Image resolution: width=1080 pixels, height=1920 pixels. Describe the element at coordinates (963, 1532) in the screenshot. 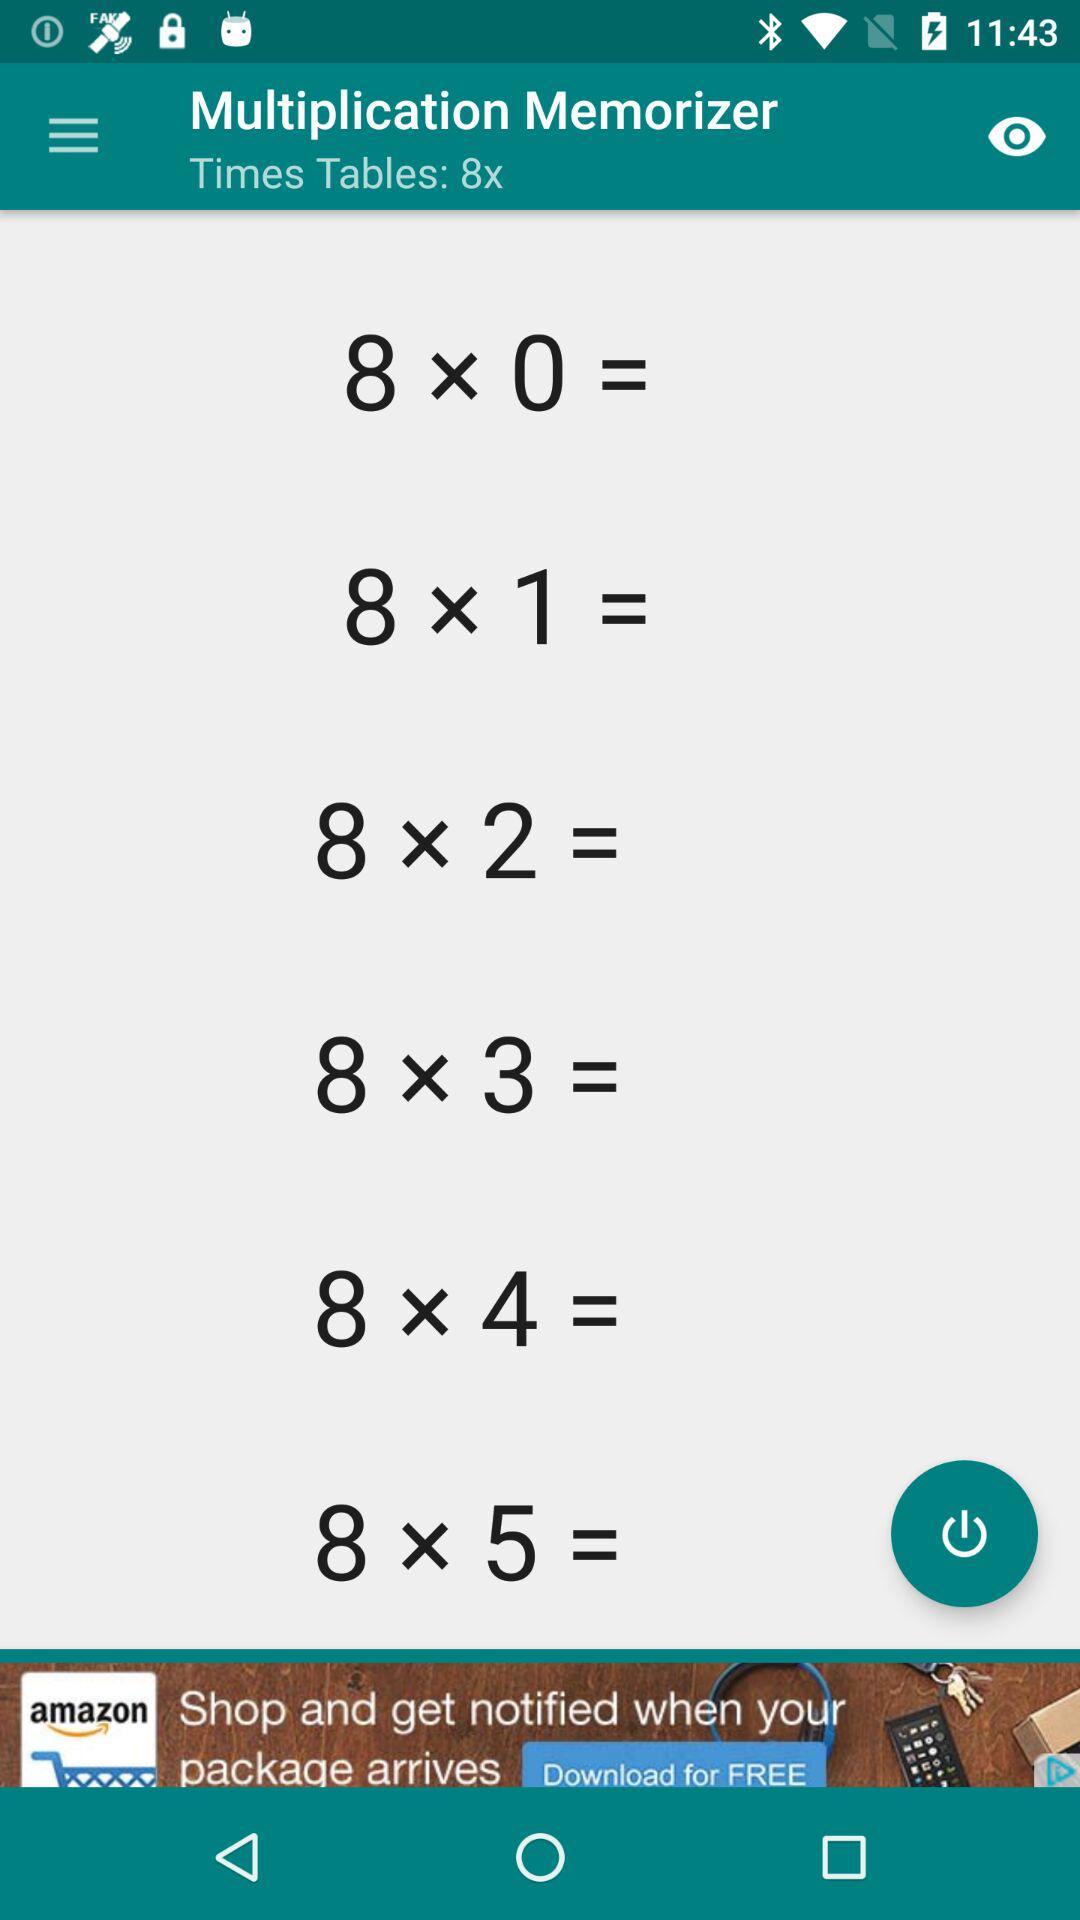

I see `show or hide answers` at that location.